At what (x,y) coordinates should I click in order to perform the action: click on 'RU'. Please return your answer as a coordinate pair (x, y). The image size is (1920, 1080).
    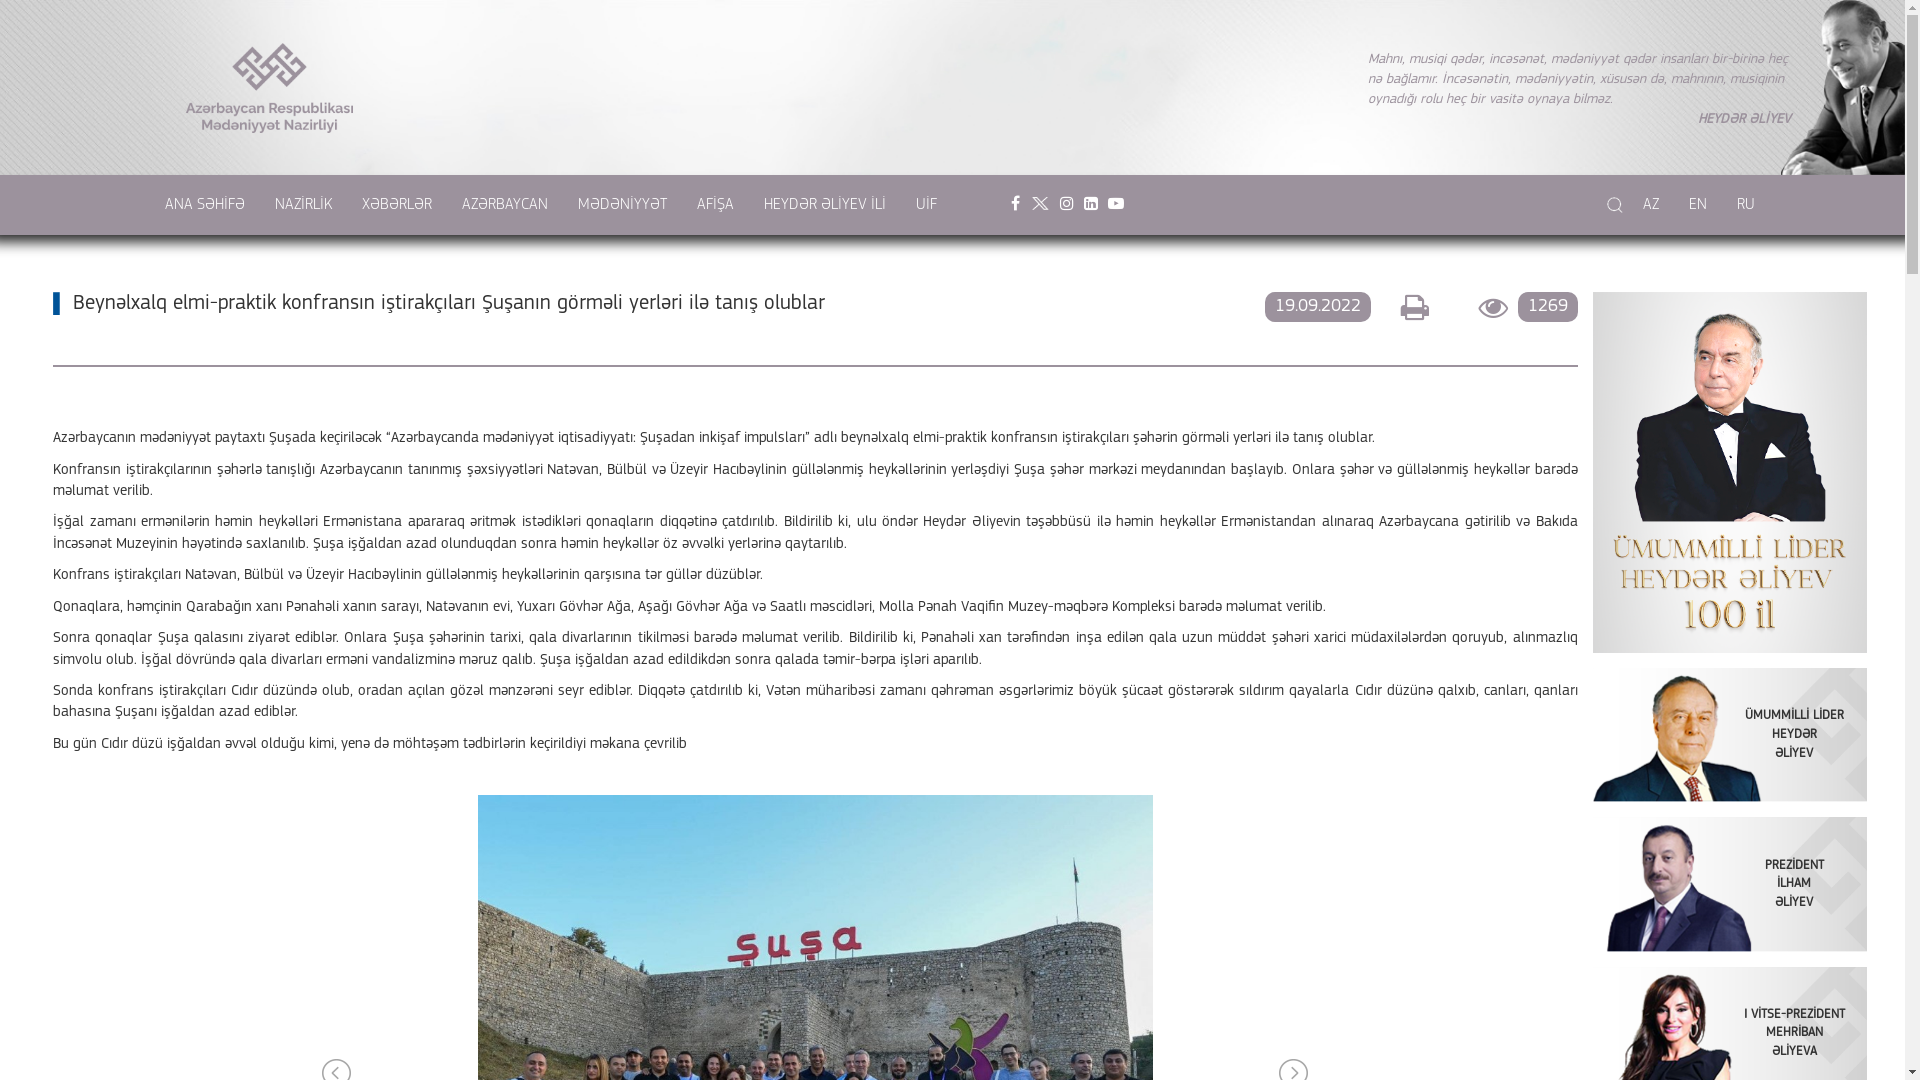
    Looking at the image, I should click on (1745, 204).